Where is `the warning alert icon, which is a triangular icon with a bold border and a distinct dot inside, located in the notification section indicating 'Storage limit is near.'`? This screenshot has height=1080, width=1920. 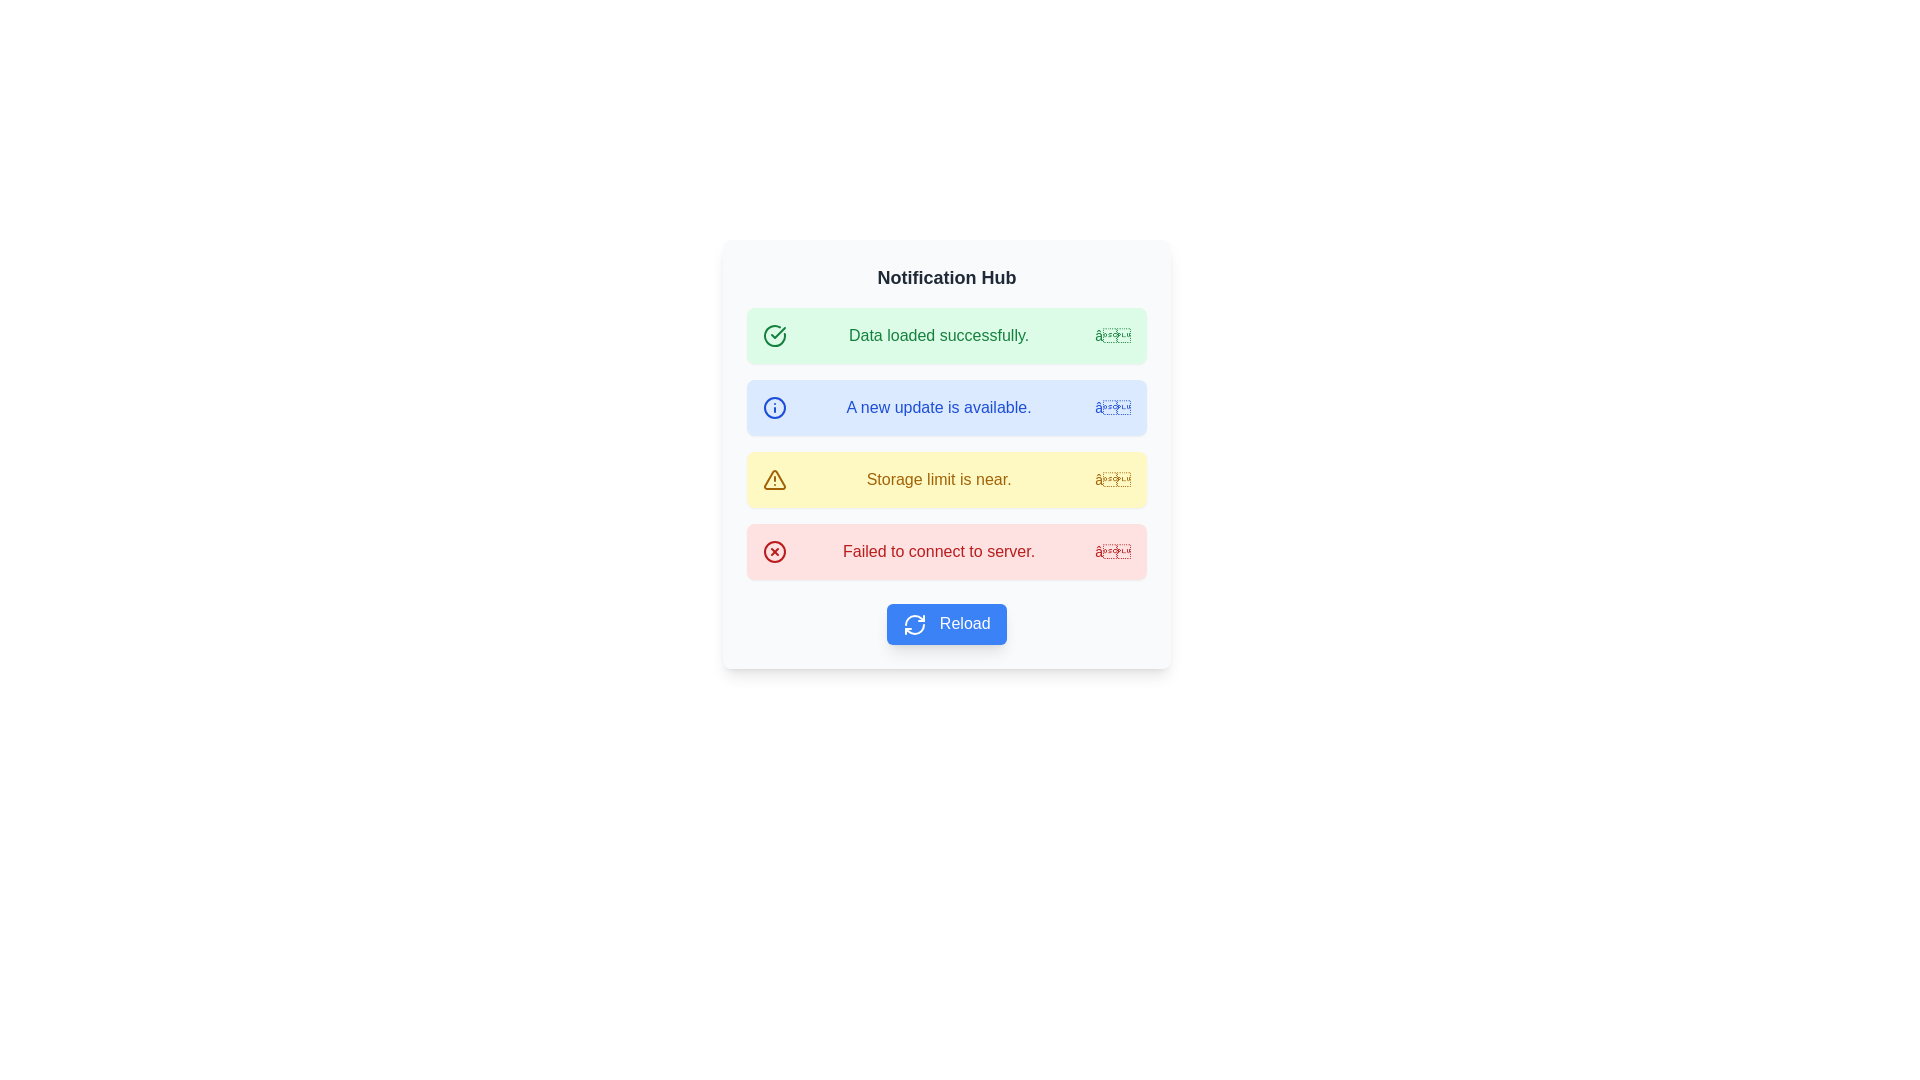
the warning alert icon, which is a triangular icon with a bold border and a distinct dot inside, located in the notification section indicating 'Storage limit is near.' is located at coordinates (773, 479).